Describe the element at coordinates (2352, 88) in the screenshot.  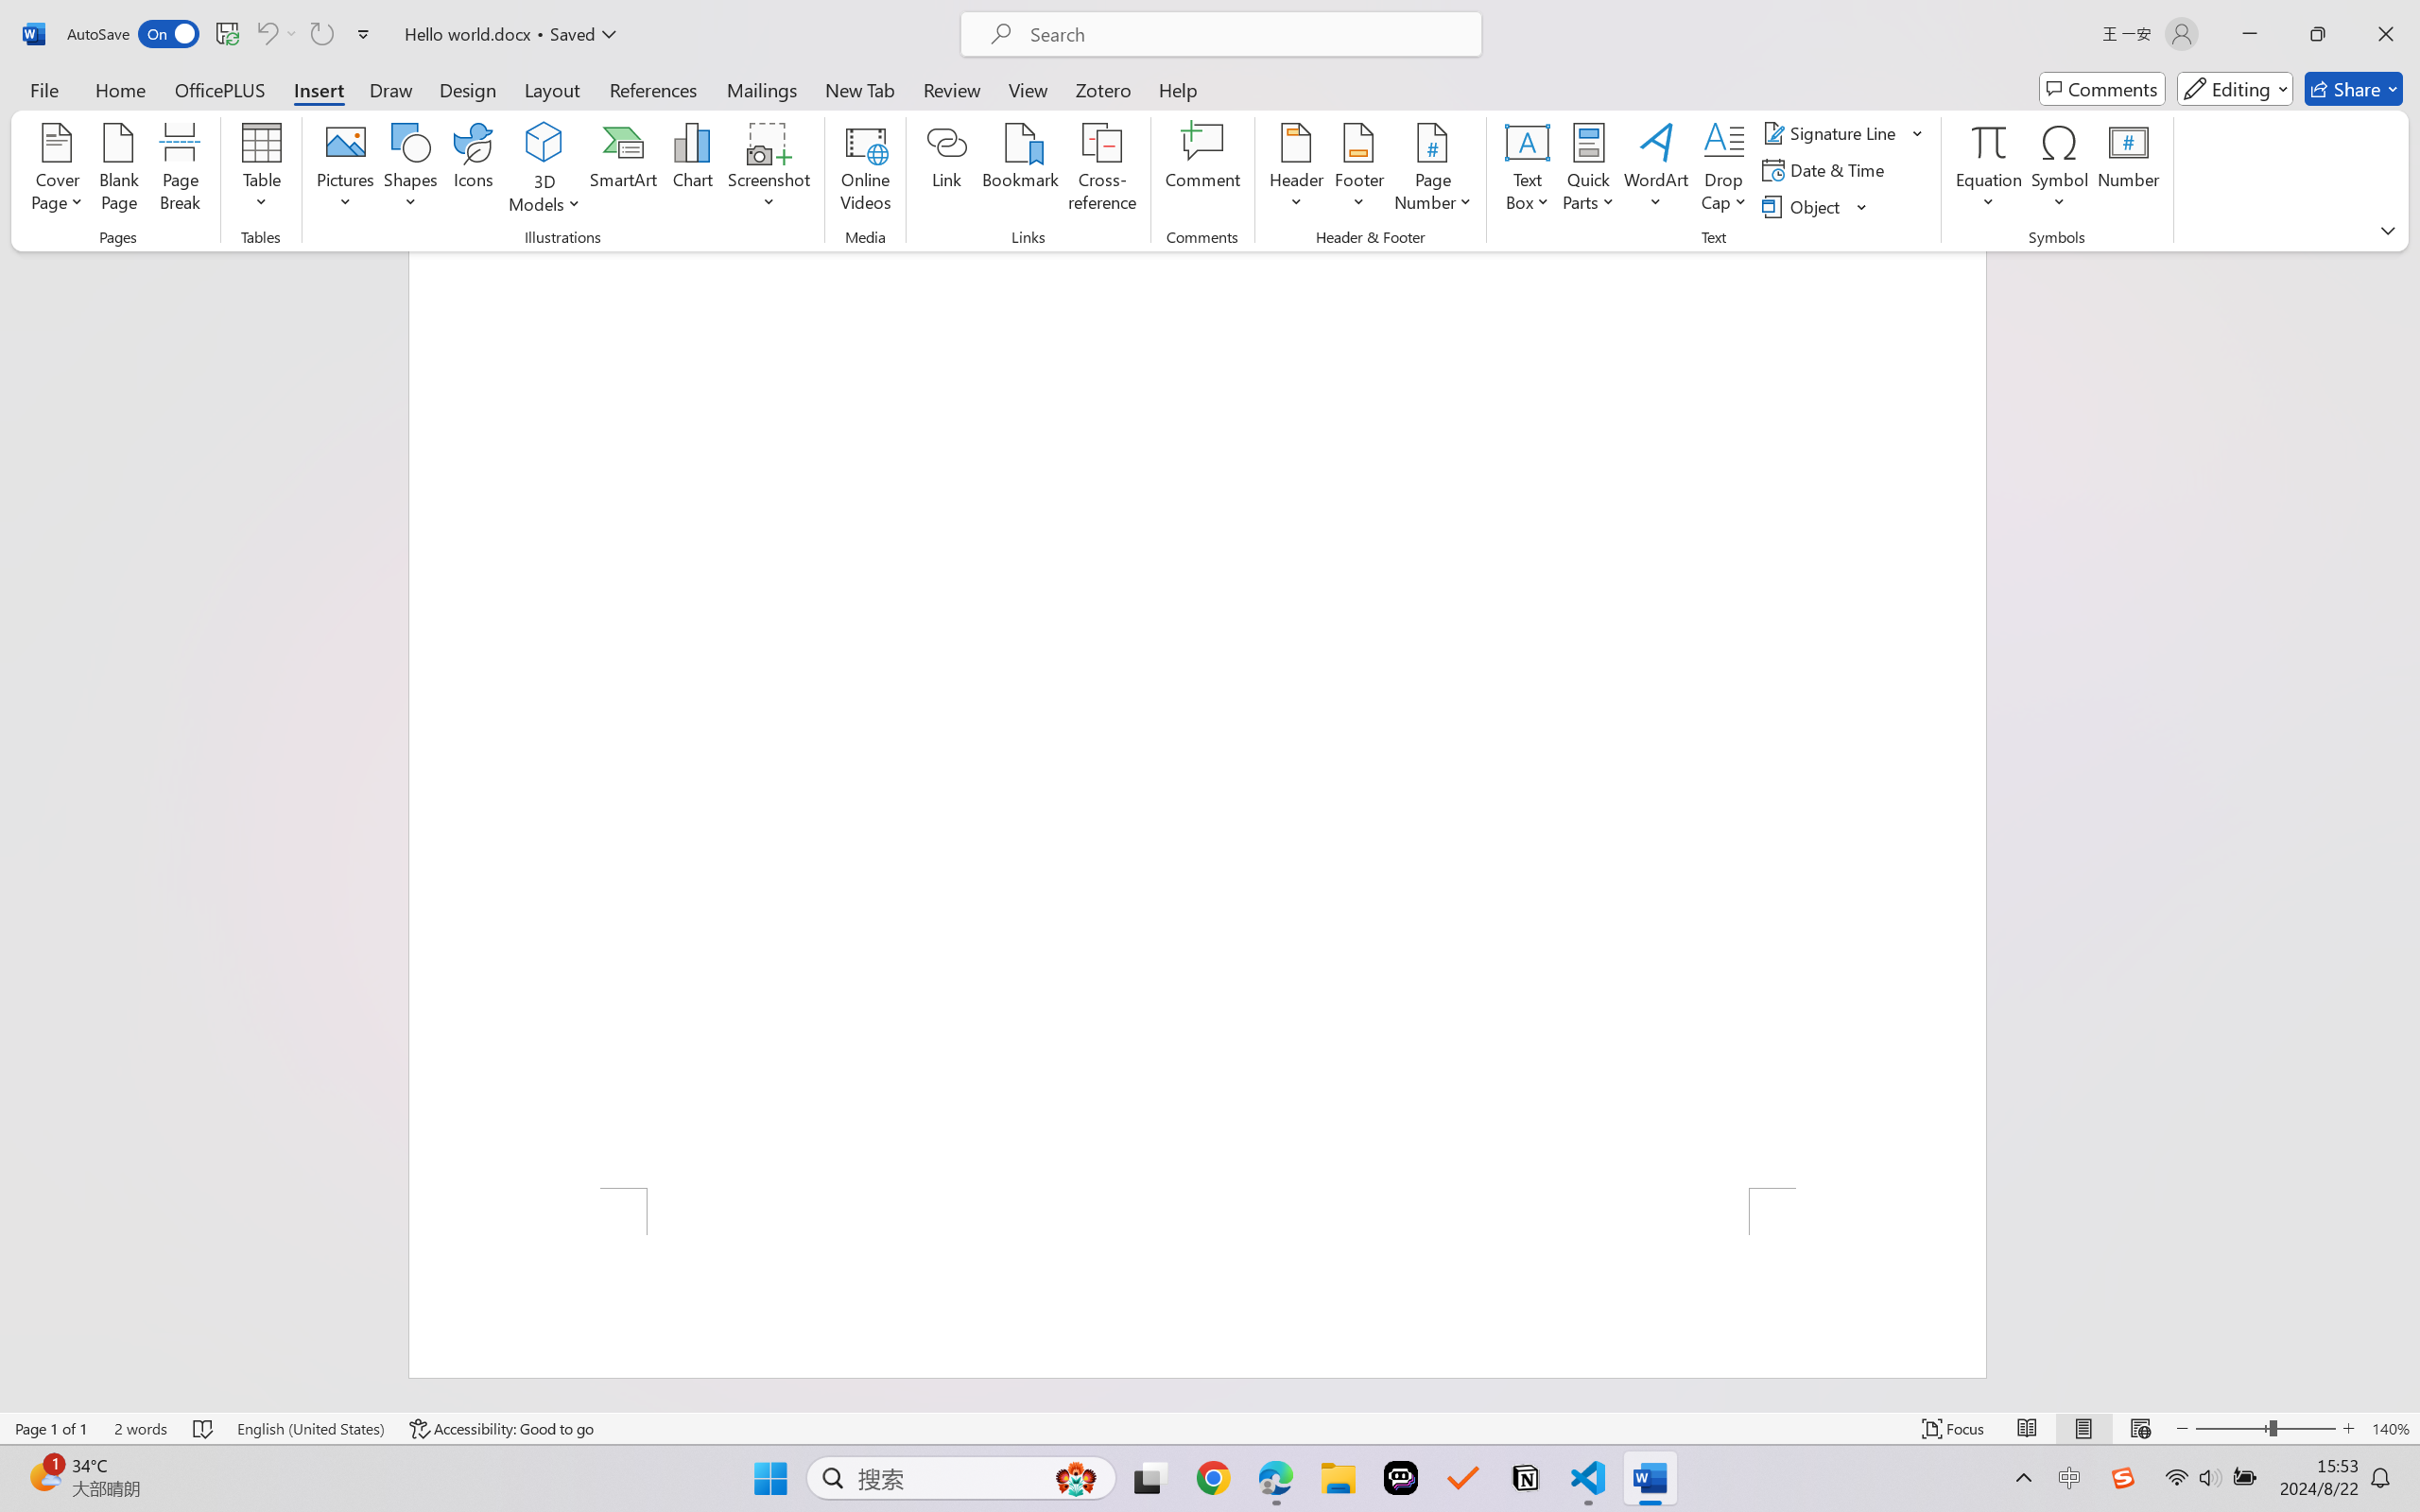
I see `'Share'` at that location.